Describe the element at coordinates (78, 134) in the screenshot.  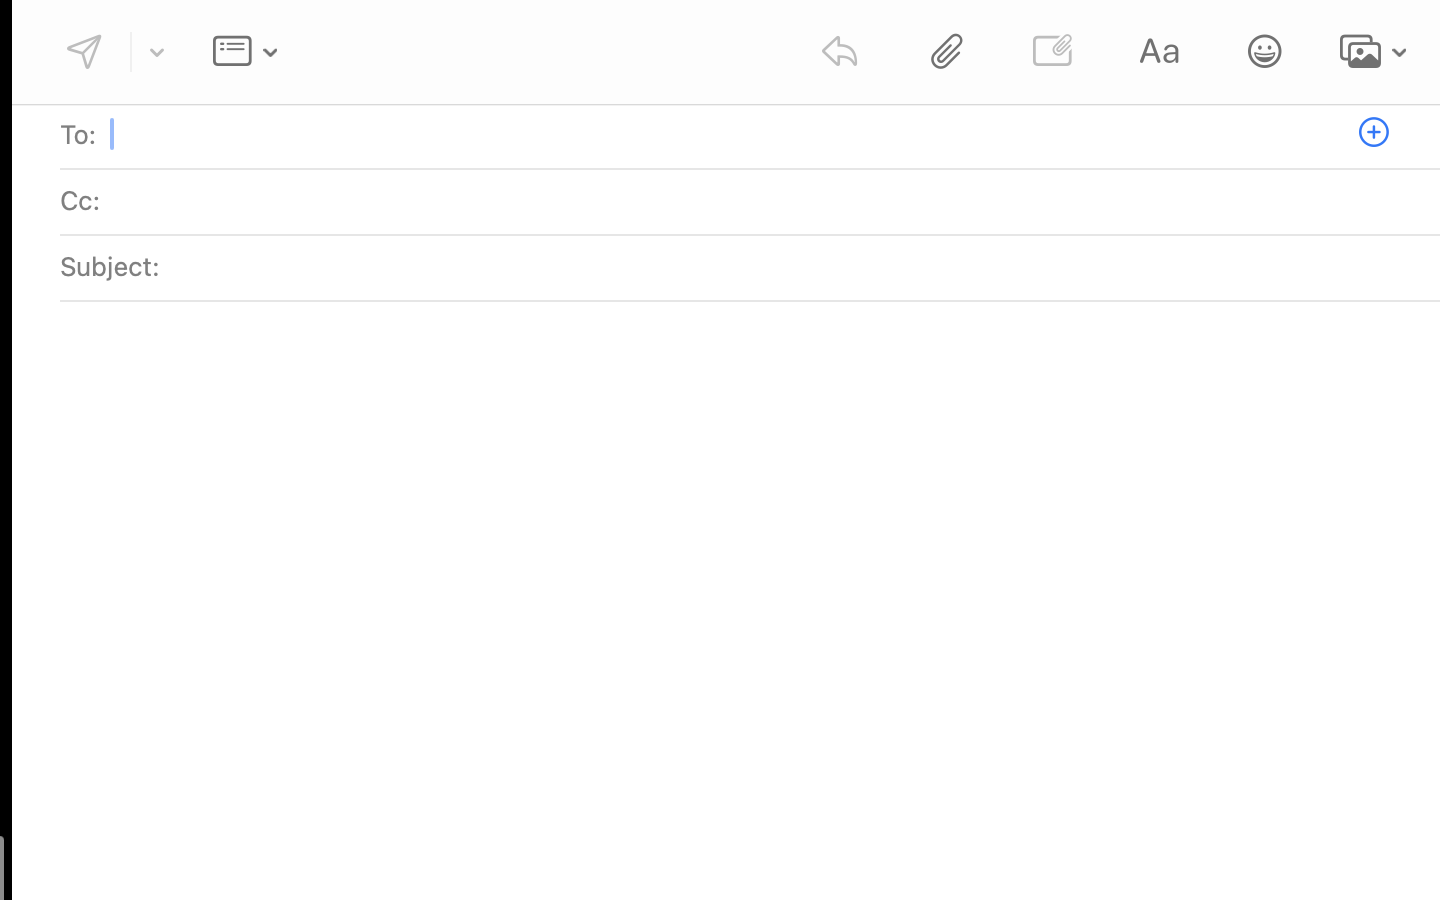
I see `'To:'` at that location.